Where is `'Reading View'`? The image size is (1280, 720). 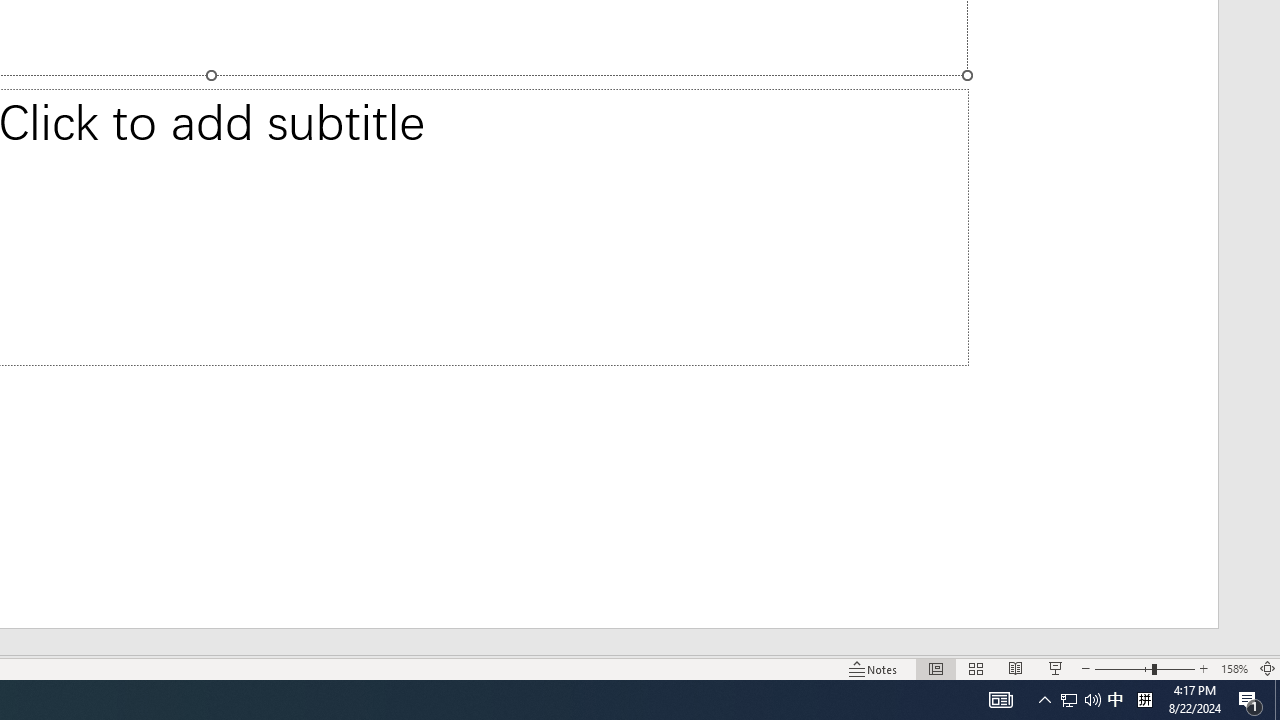
'Reading View' is located at coordinates (1015, 669).